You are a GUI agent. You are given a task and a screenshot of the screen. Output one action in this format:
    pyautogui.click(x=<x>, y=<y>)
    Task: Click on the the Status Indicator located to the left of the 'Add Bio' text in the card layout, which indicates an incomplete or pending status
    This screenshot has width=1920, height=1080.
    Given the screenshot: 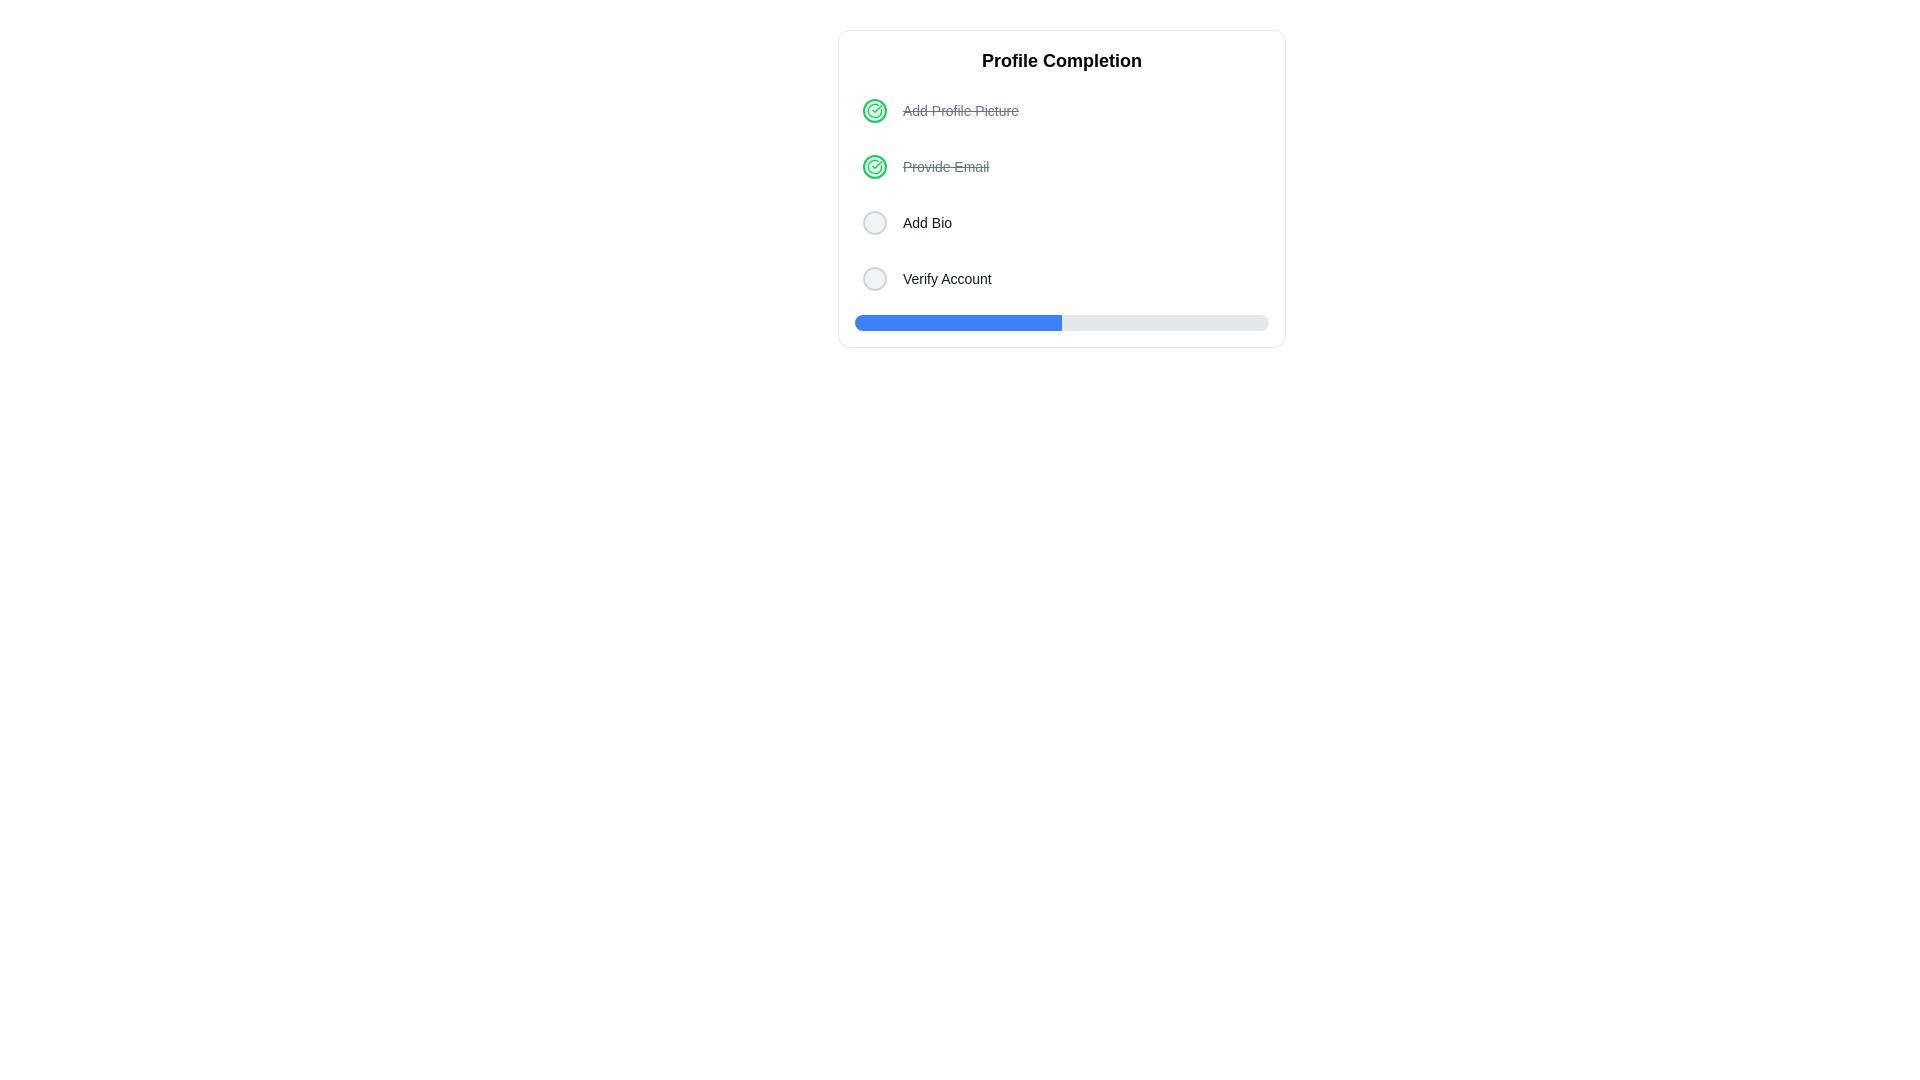 What is the action you would take?
    pyautogui.click(x=874, y=223)
    